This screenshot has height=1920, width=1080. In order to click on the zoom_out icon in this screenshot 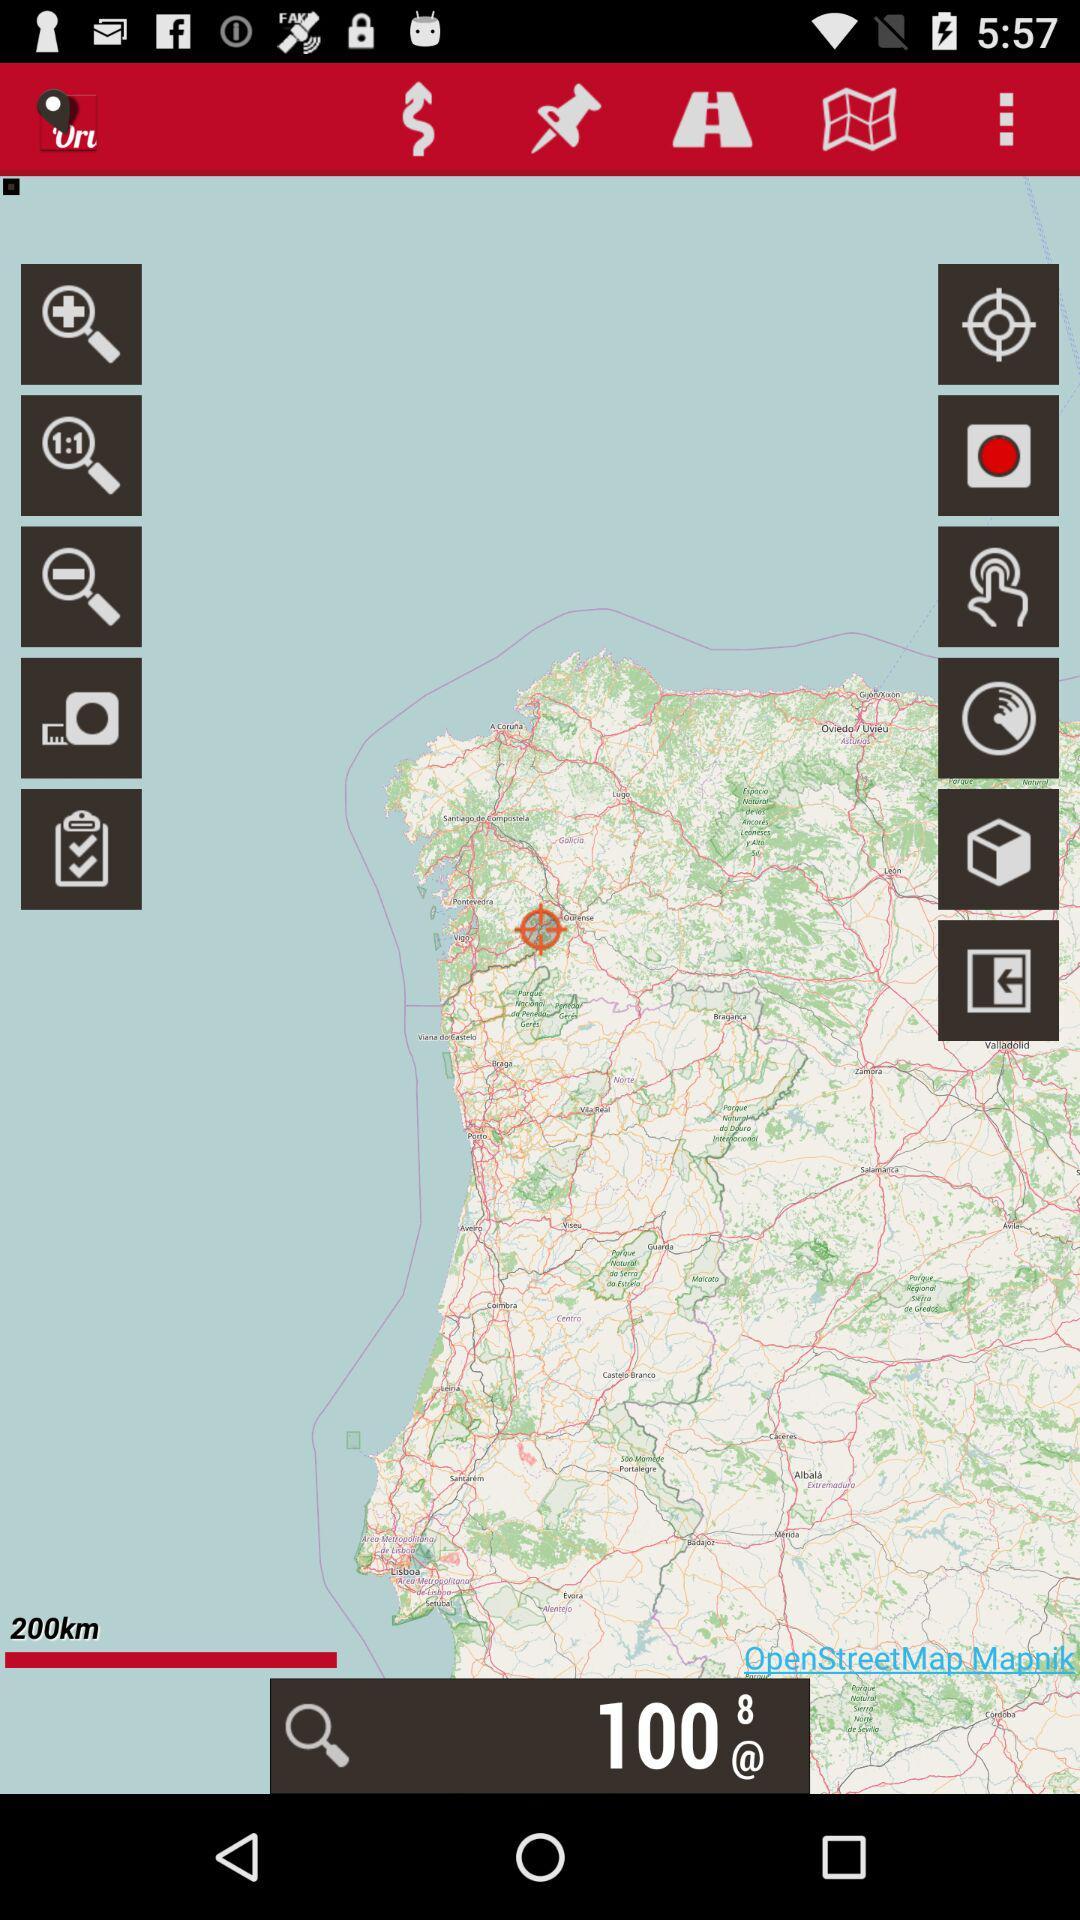, I will do `click(80, 347)`.